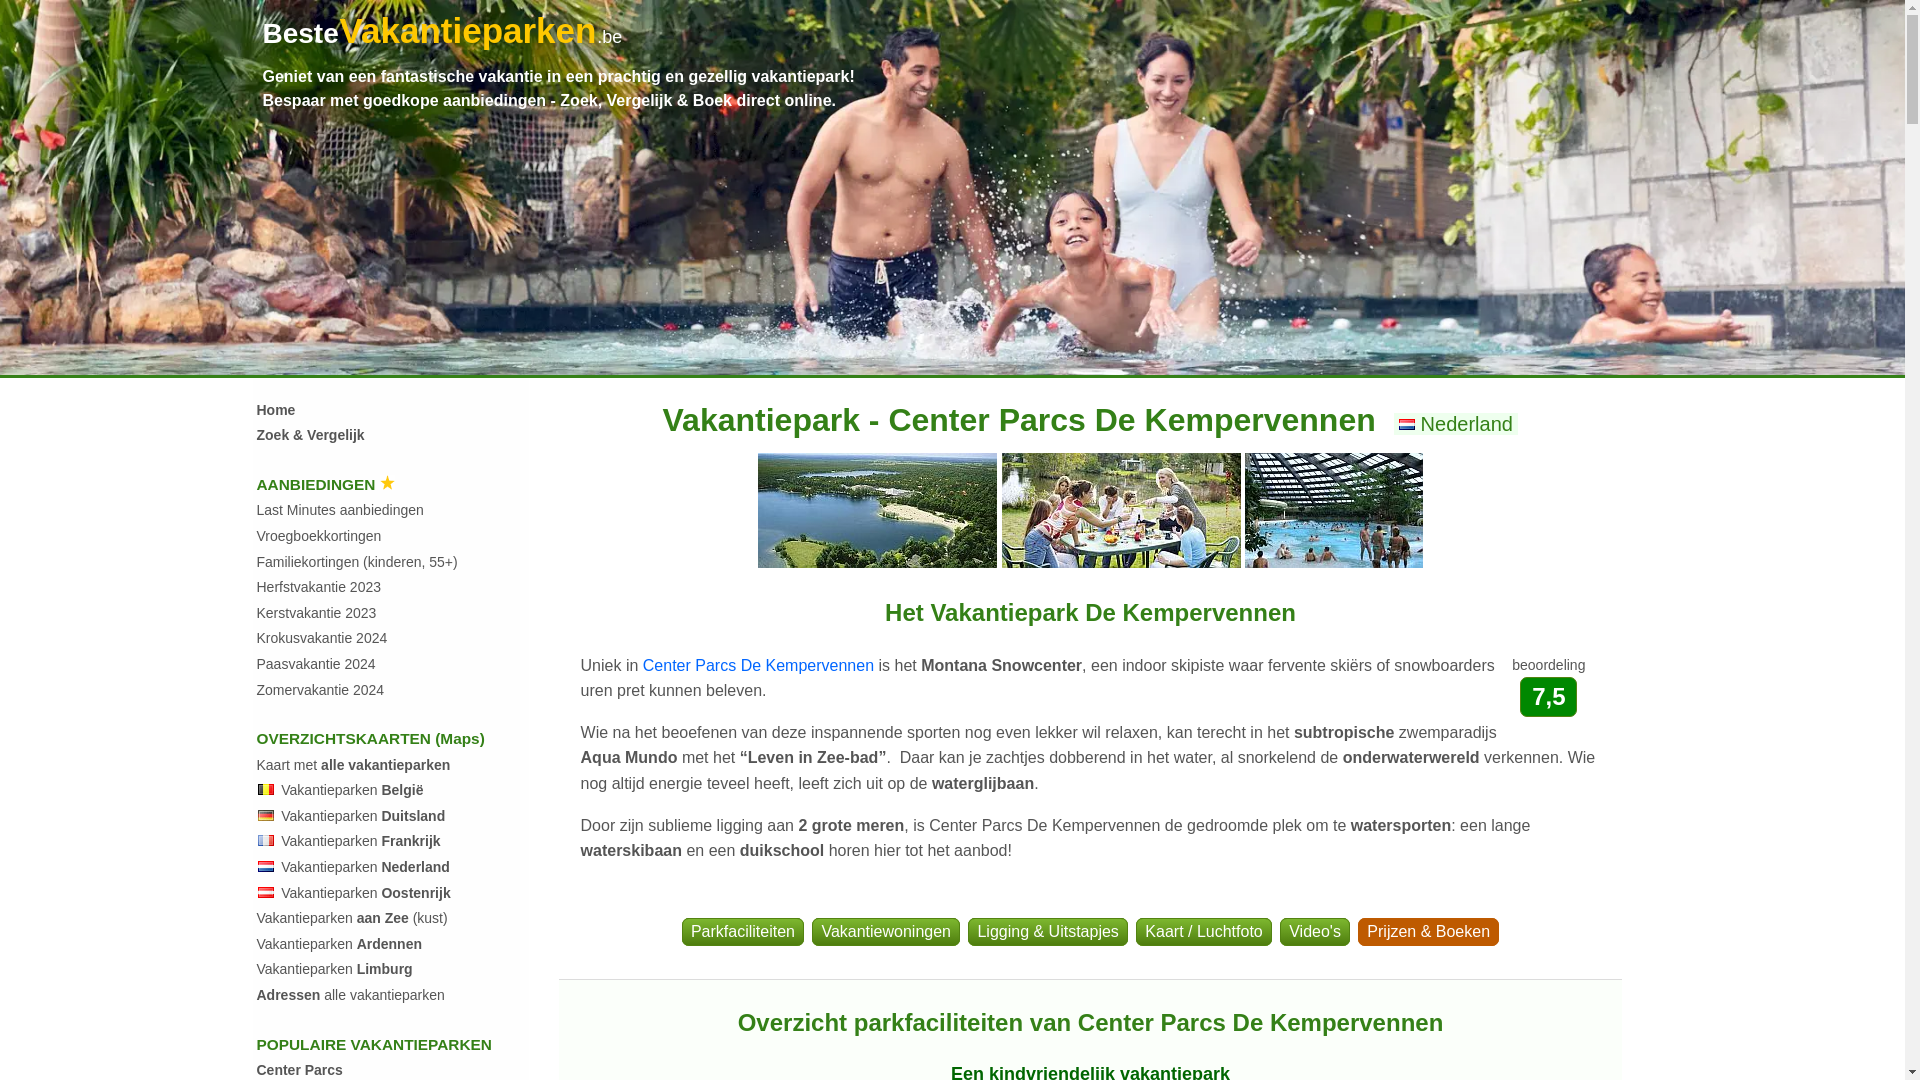 The height and width of the screenshot is (1080, 1920). I want to click on 'Adressen alle vakantieparken', so click(350, 995).